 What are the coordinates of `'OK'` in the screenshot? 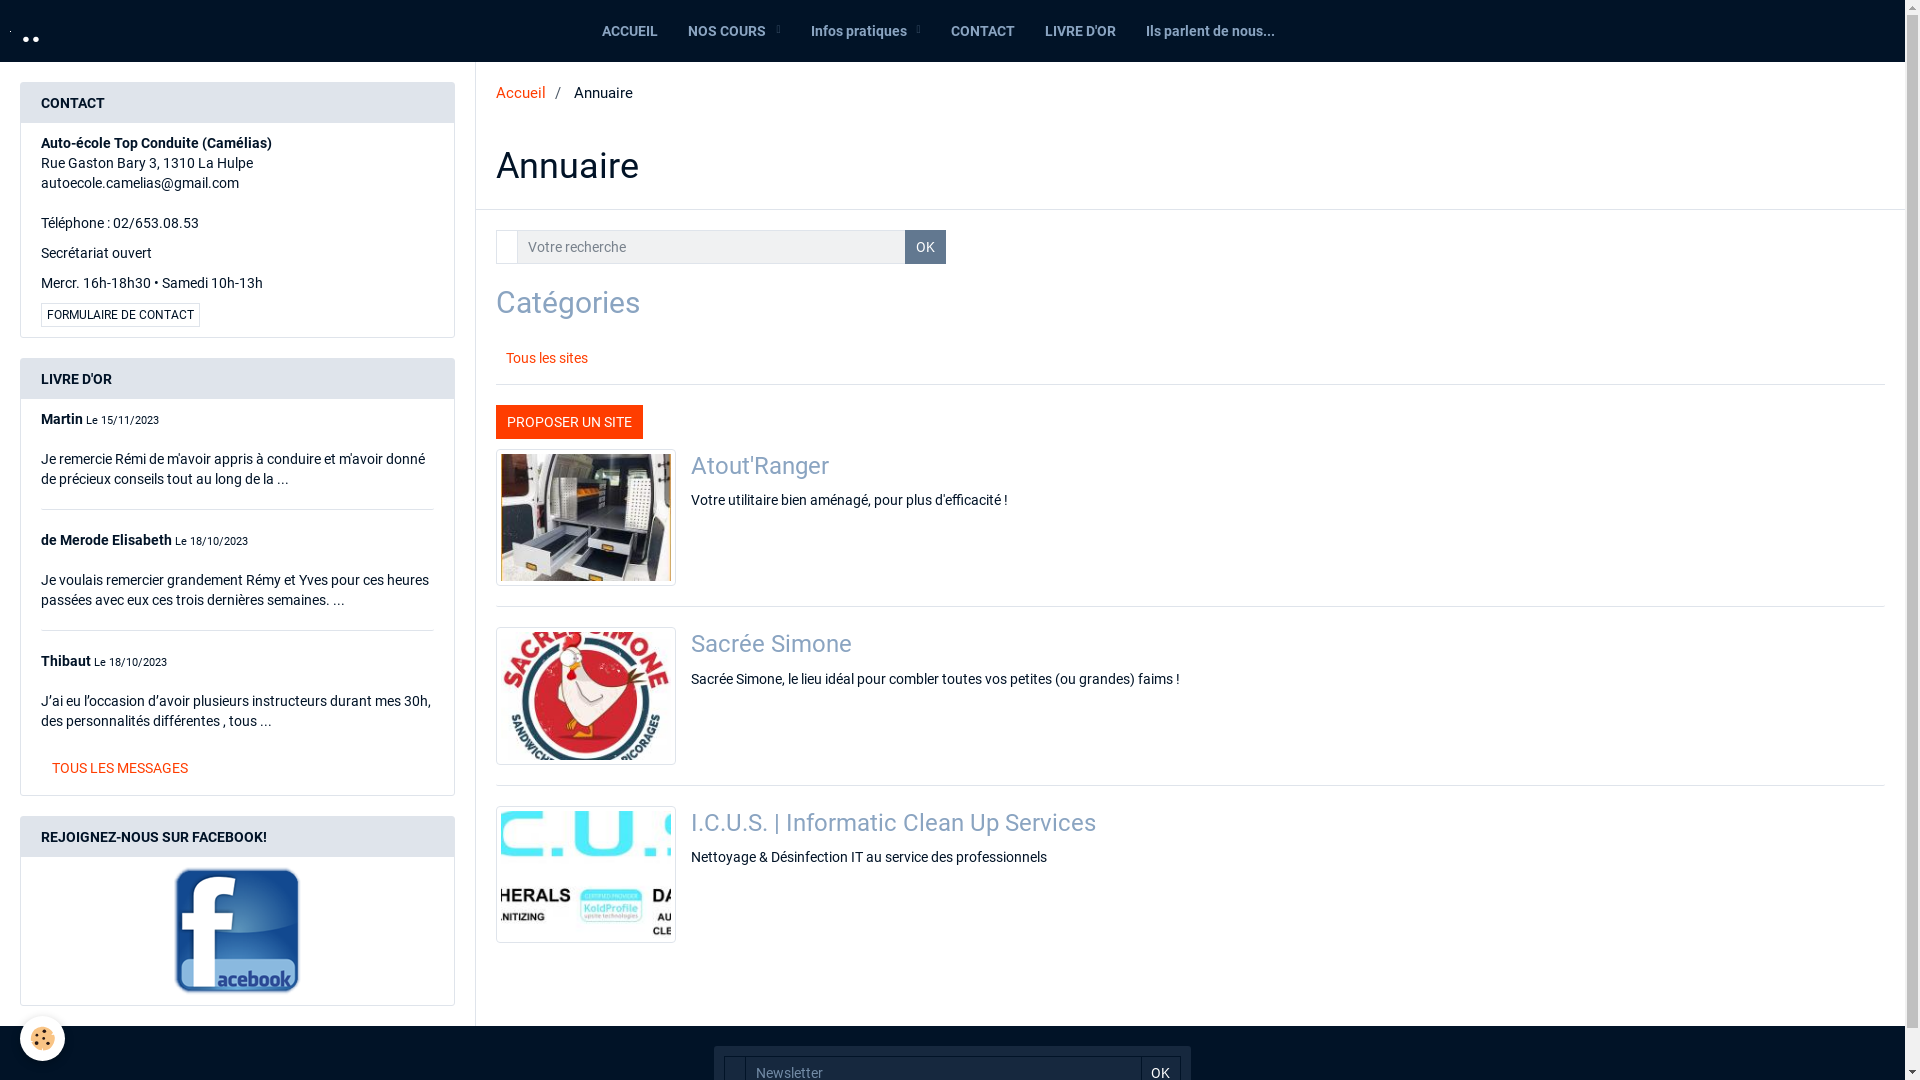 It's located at (904, 245).